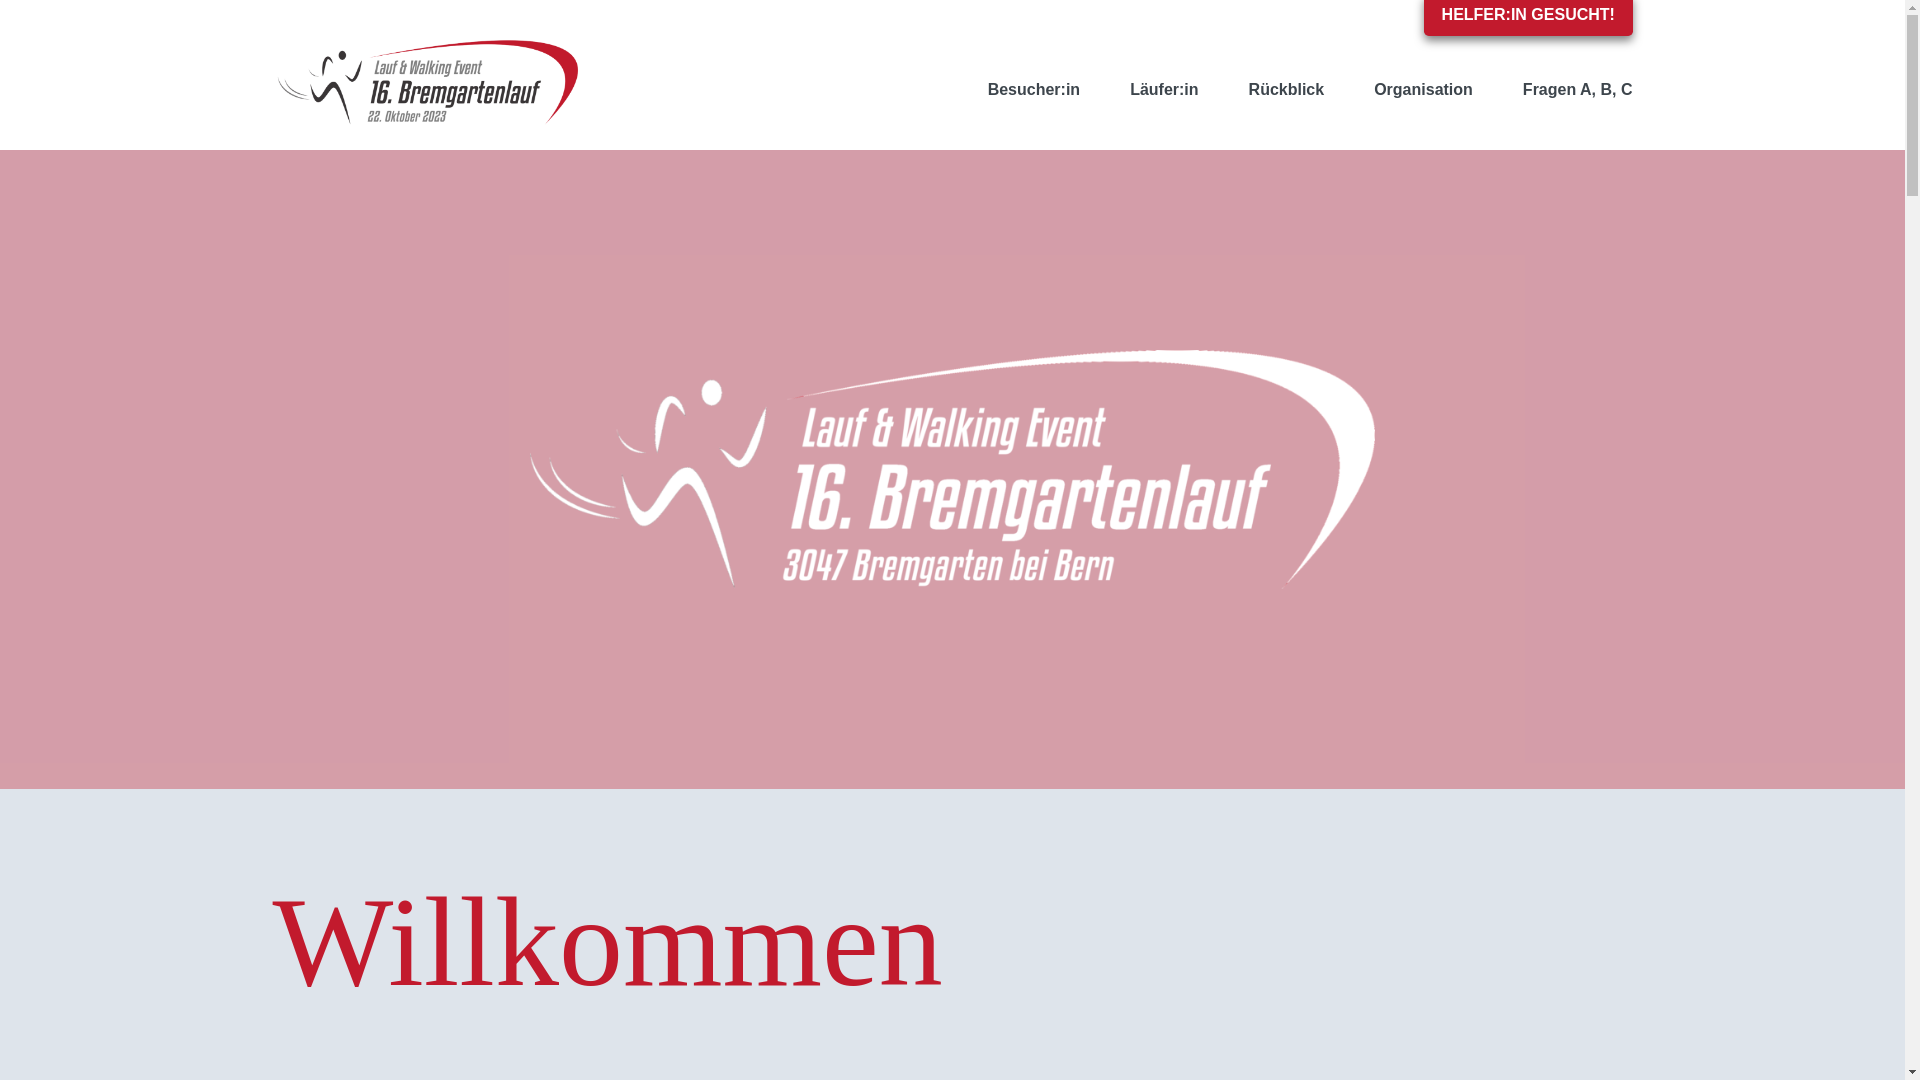  Describe the element at coordinates (1033, 88) in the screenshot. I see `'Besucher:in'` at that location.